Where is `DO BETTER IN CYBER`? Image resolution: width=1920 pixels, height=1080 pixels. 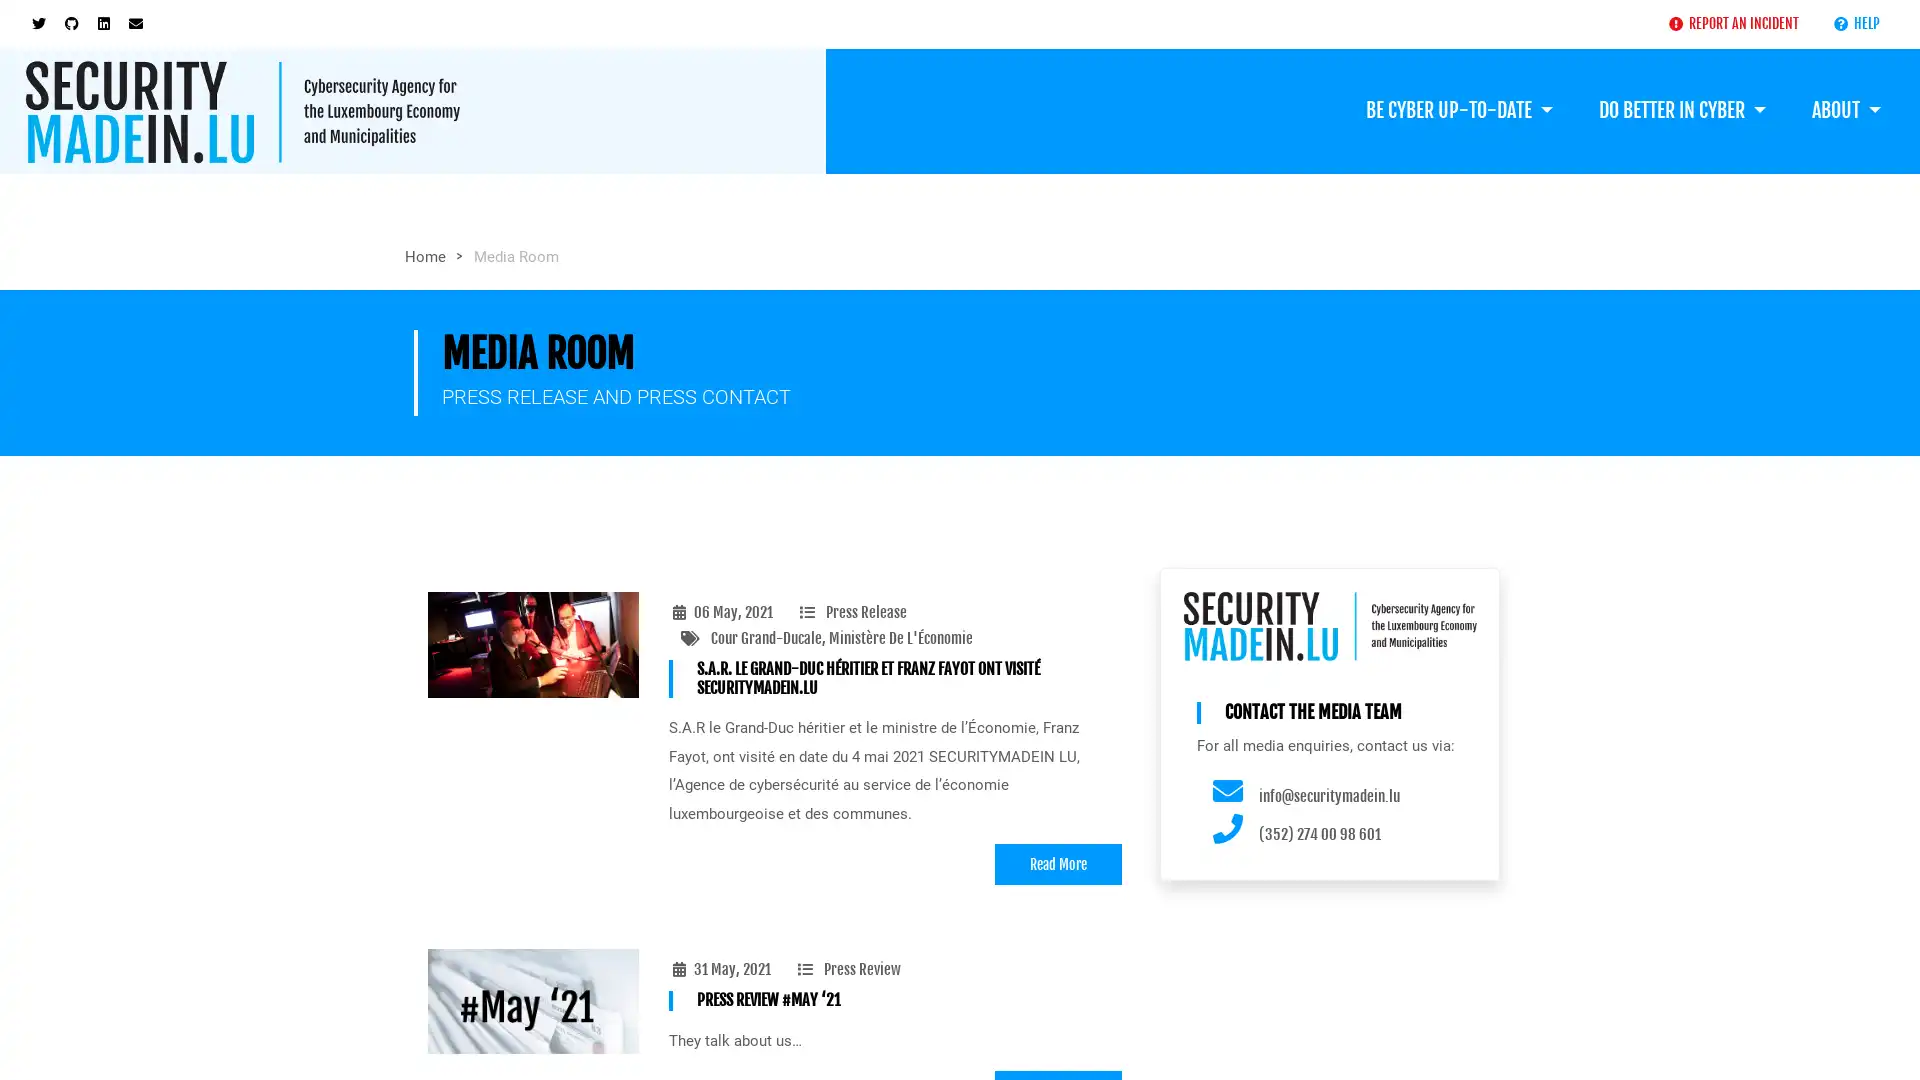 DO BETTER IN CYBER is located at coordinates (1680, 108).